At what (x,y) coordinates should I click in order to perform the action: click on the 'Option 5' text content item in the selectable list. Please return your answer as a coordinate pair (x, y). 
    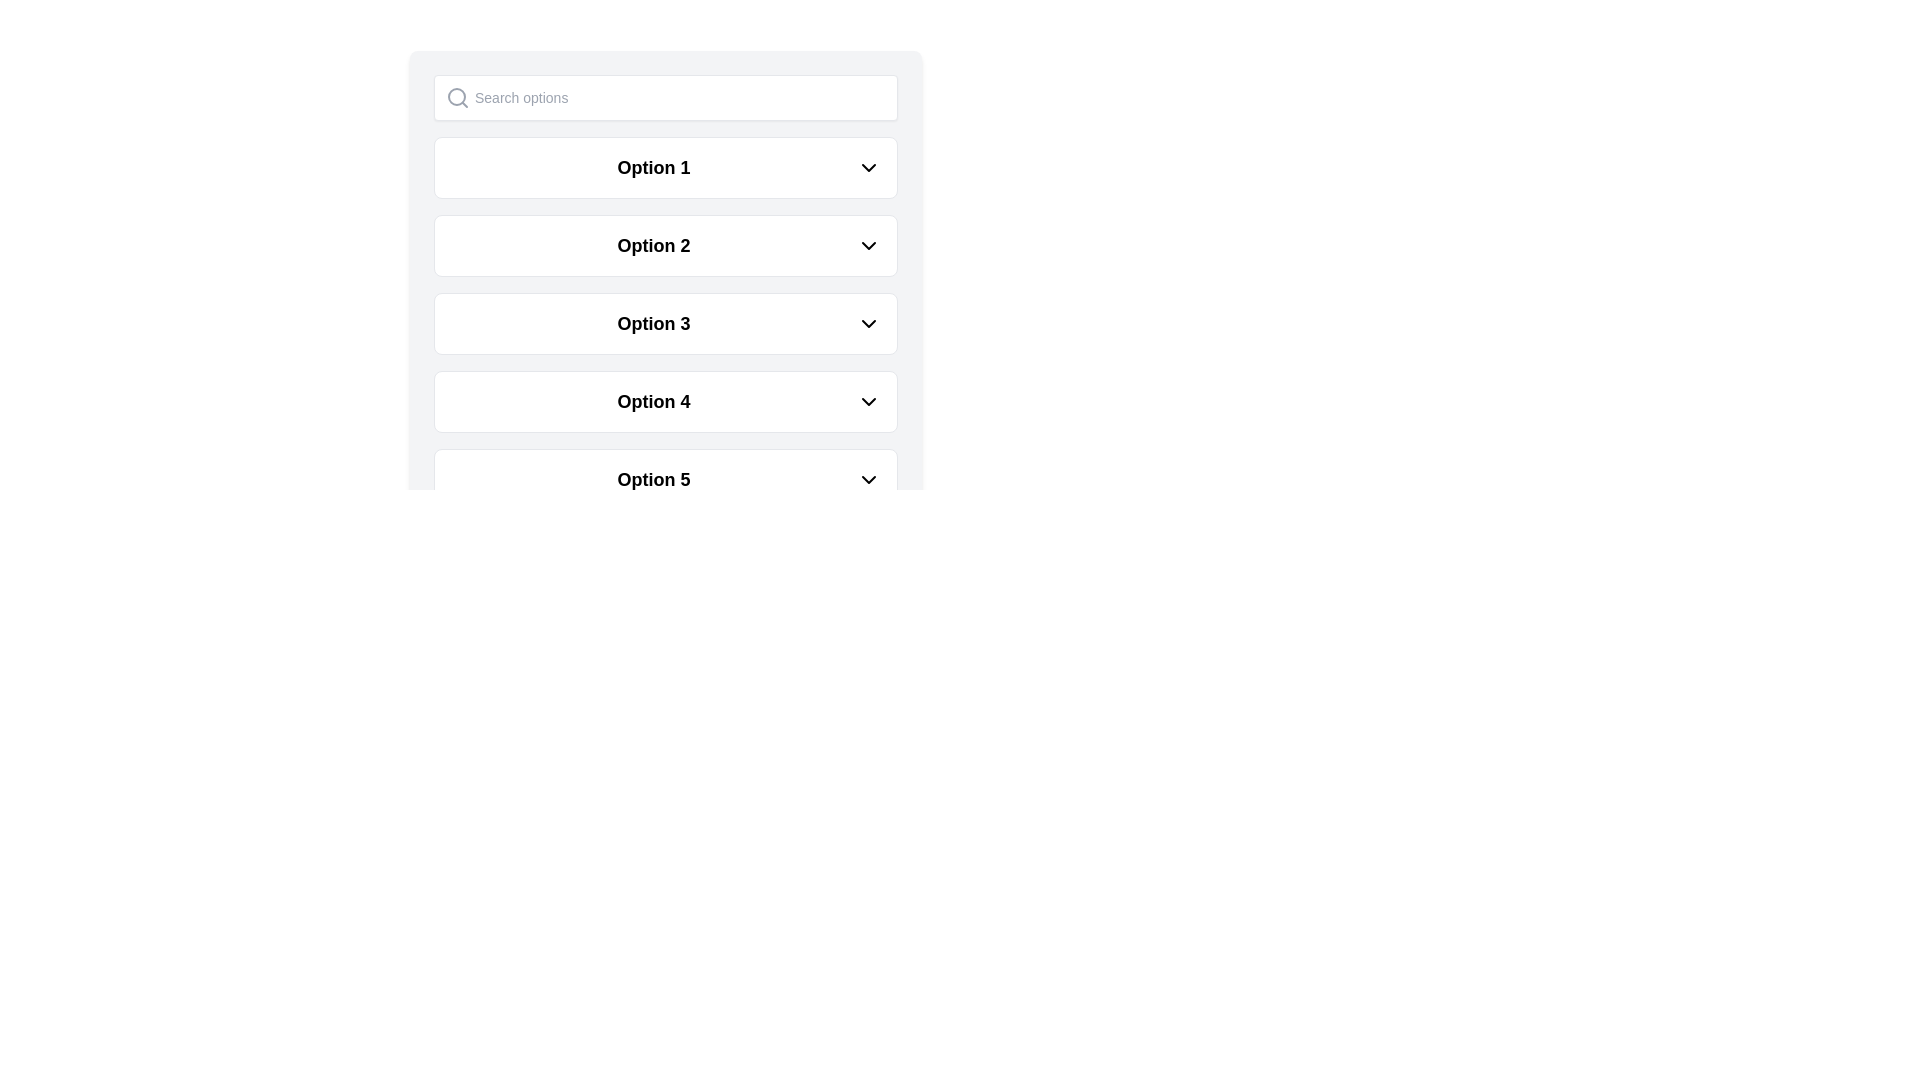
    Looking at the image, I should click on (653, 479).